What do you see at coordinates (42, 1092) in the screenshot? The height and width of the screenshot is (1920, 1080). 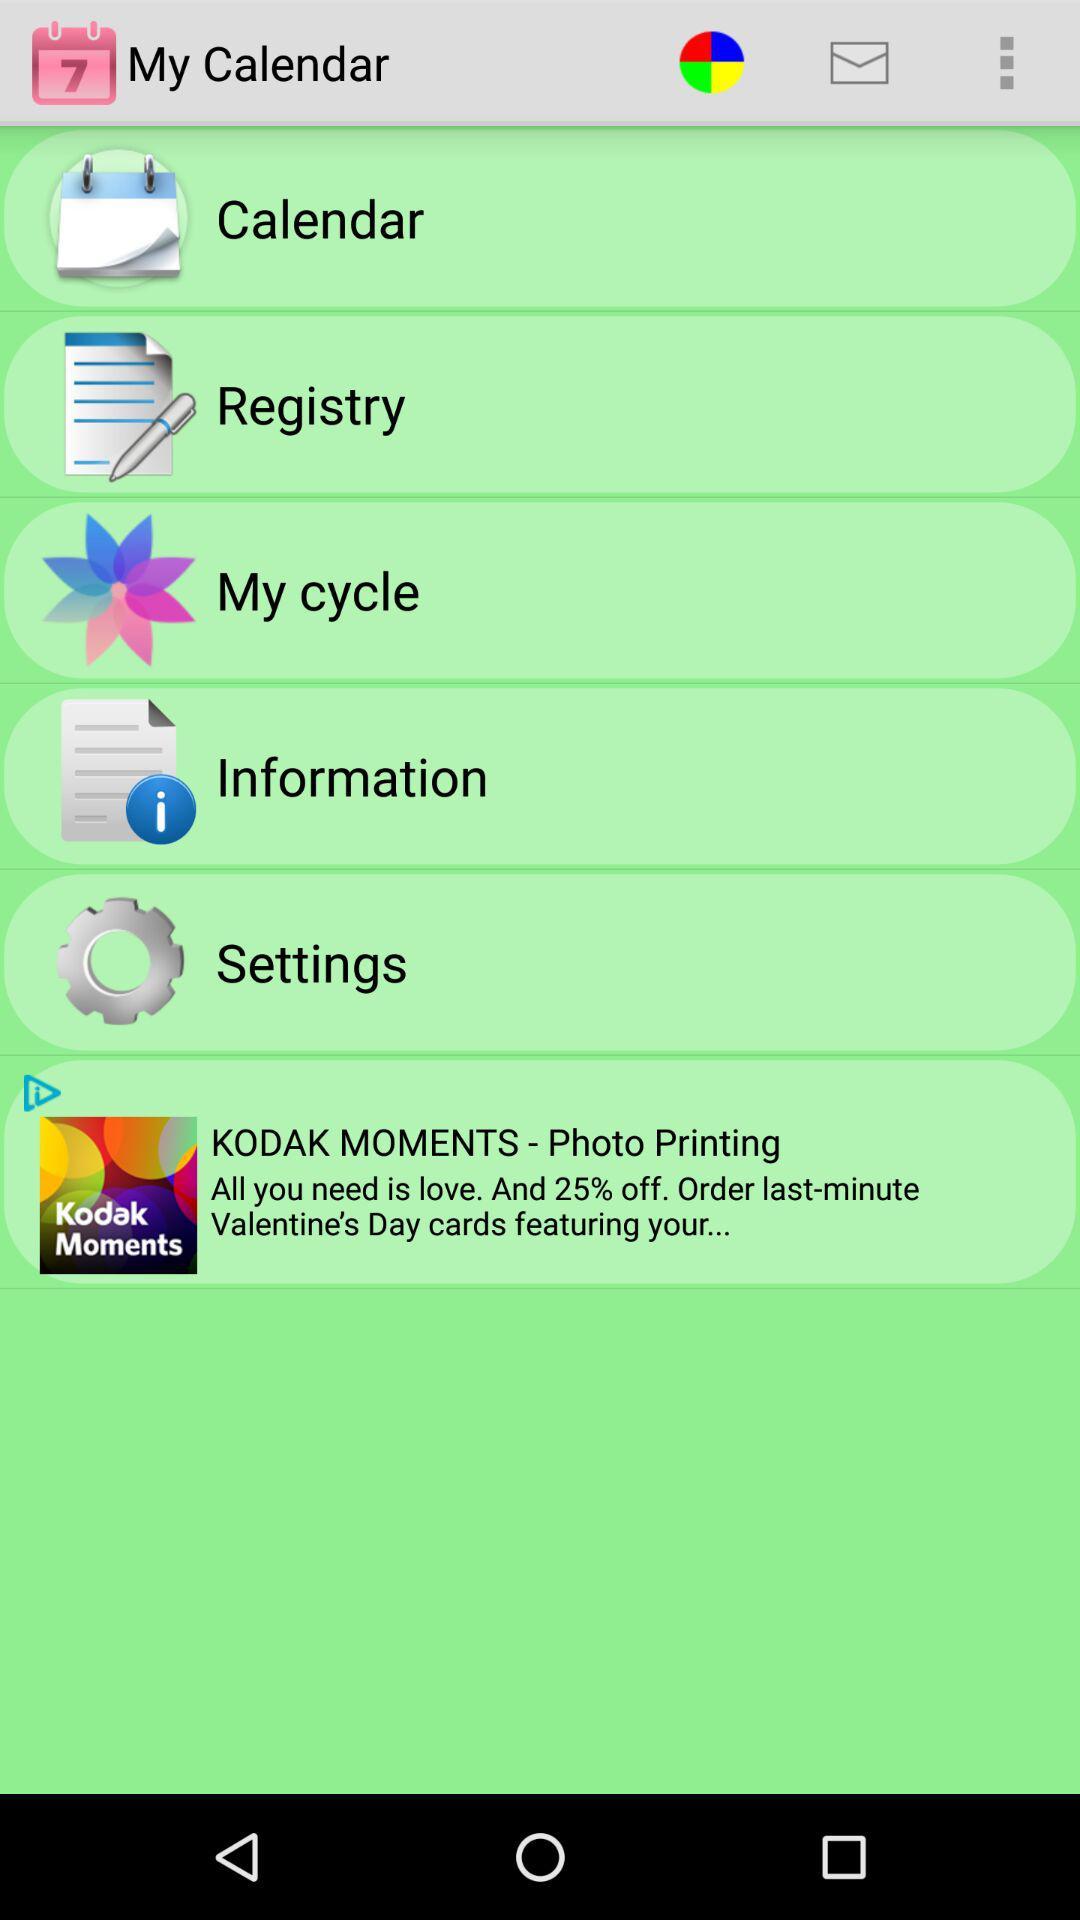 I see `icon to the left of kodak moments photo app` at bounding box center [42, 1092].